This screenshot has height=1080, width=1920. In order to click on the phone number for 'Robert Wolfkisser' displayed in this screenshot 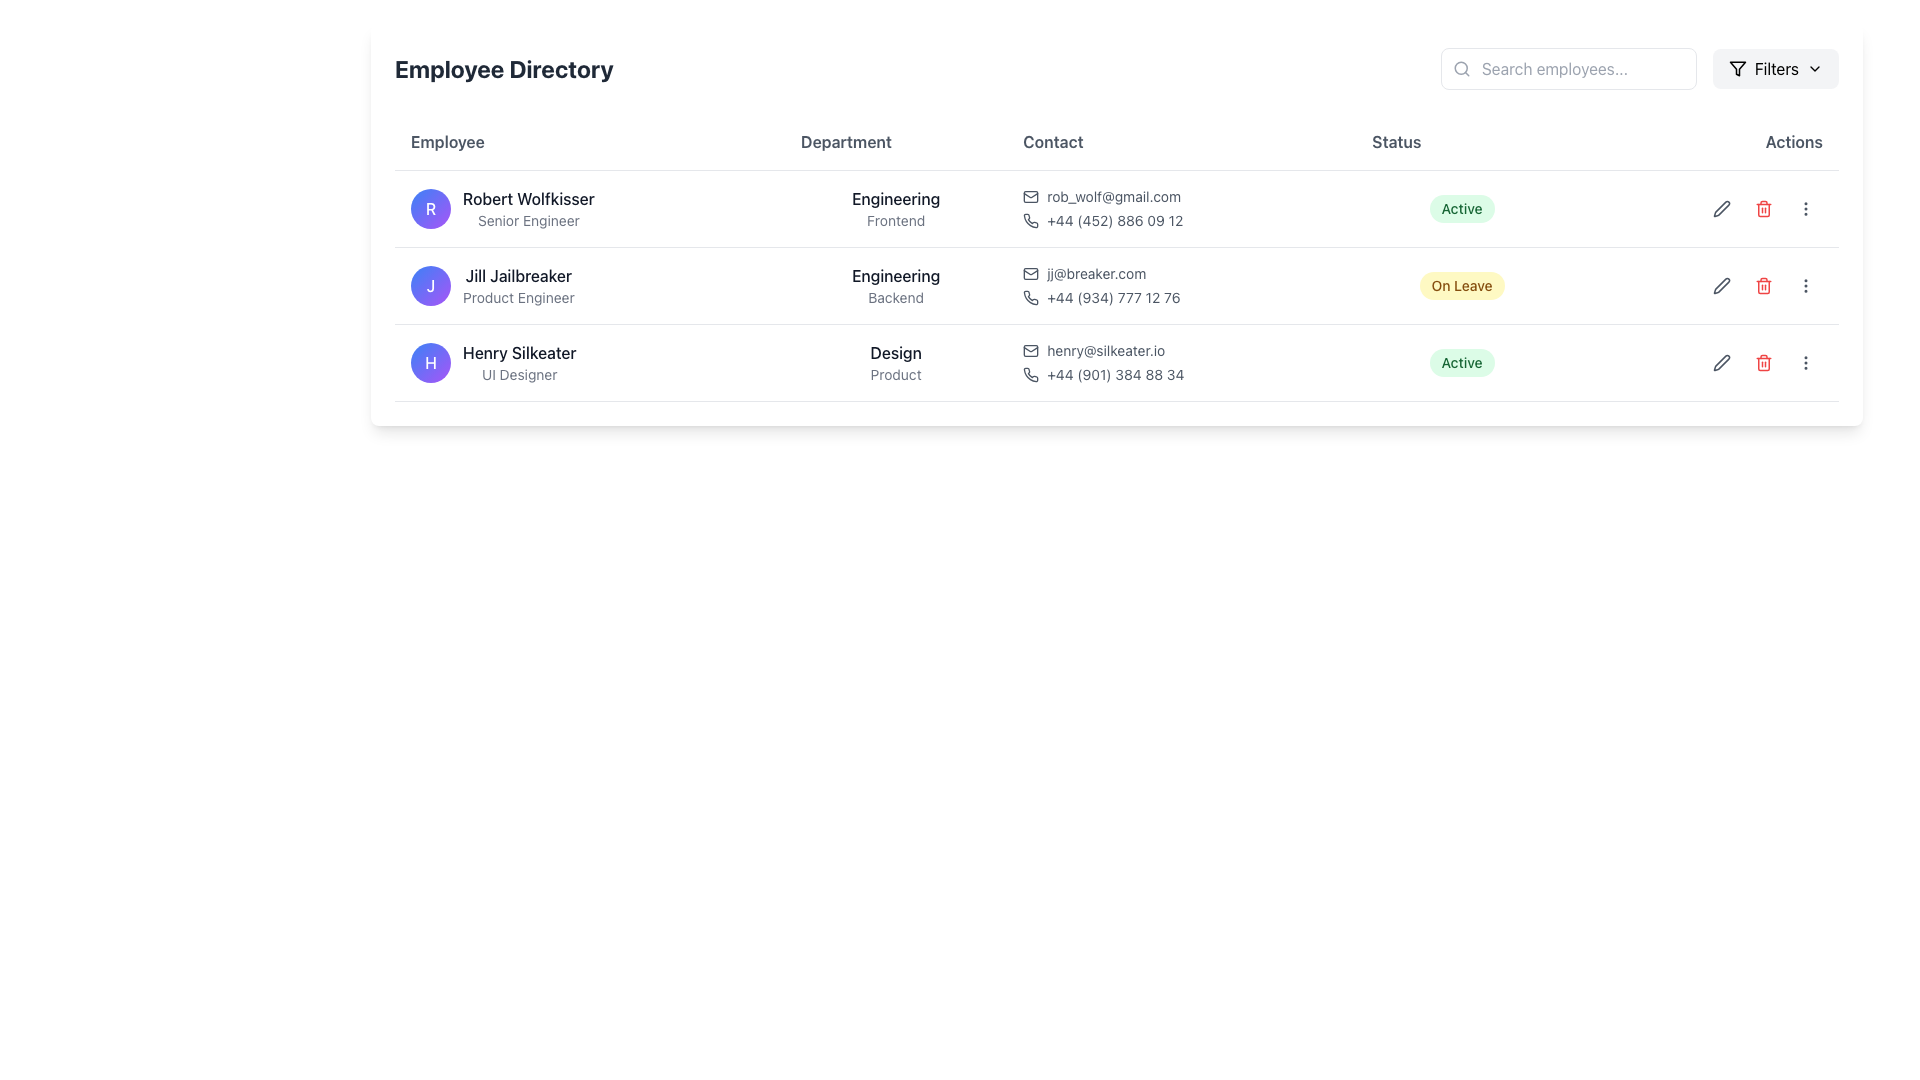, I will do `click(1114, 220)`.